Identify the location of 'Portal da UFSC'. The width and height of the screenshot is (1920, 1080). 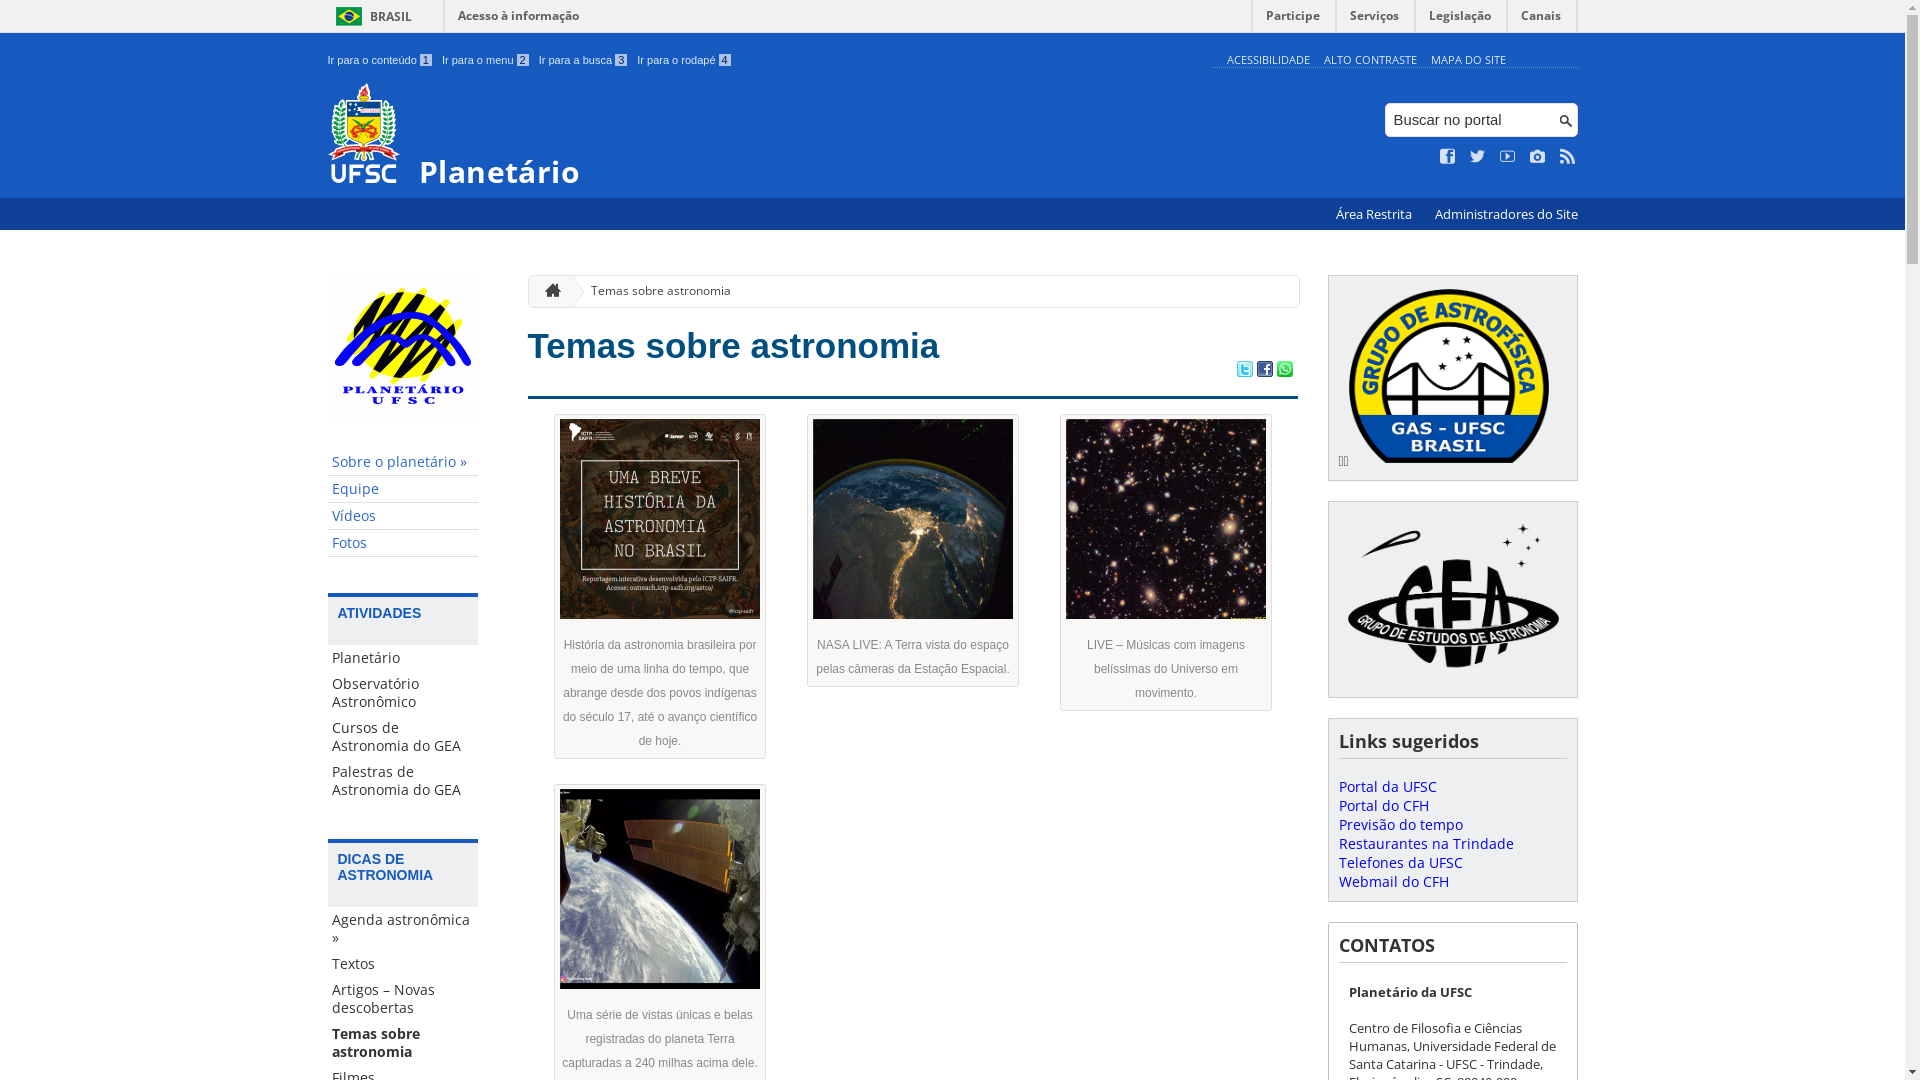
(1386, 785).